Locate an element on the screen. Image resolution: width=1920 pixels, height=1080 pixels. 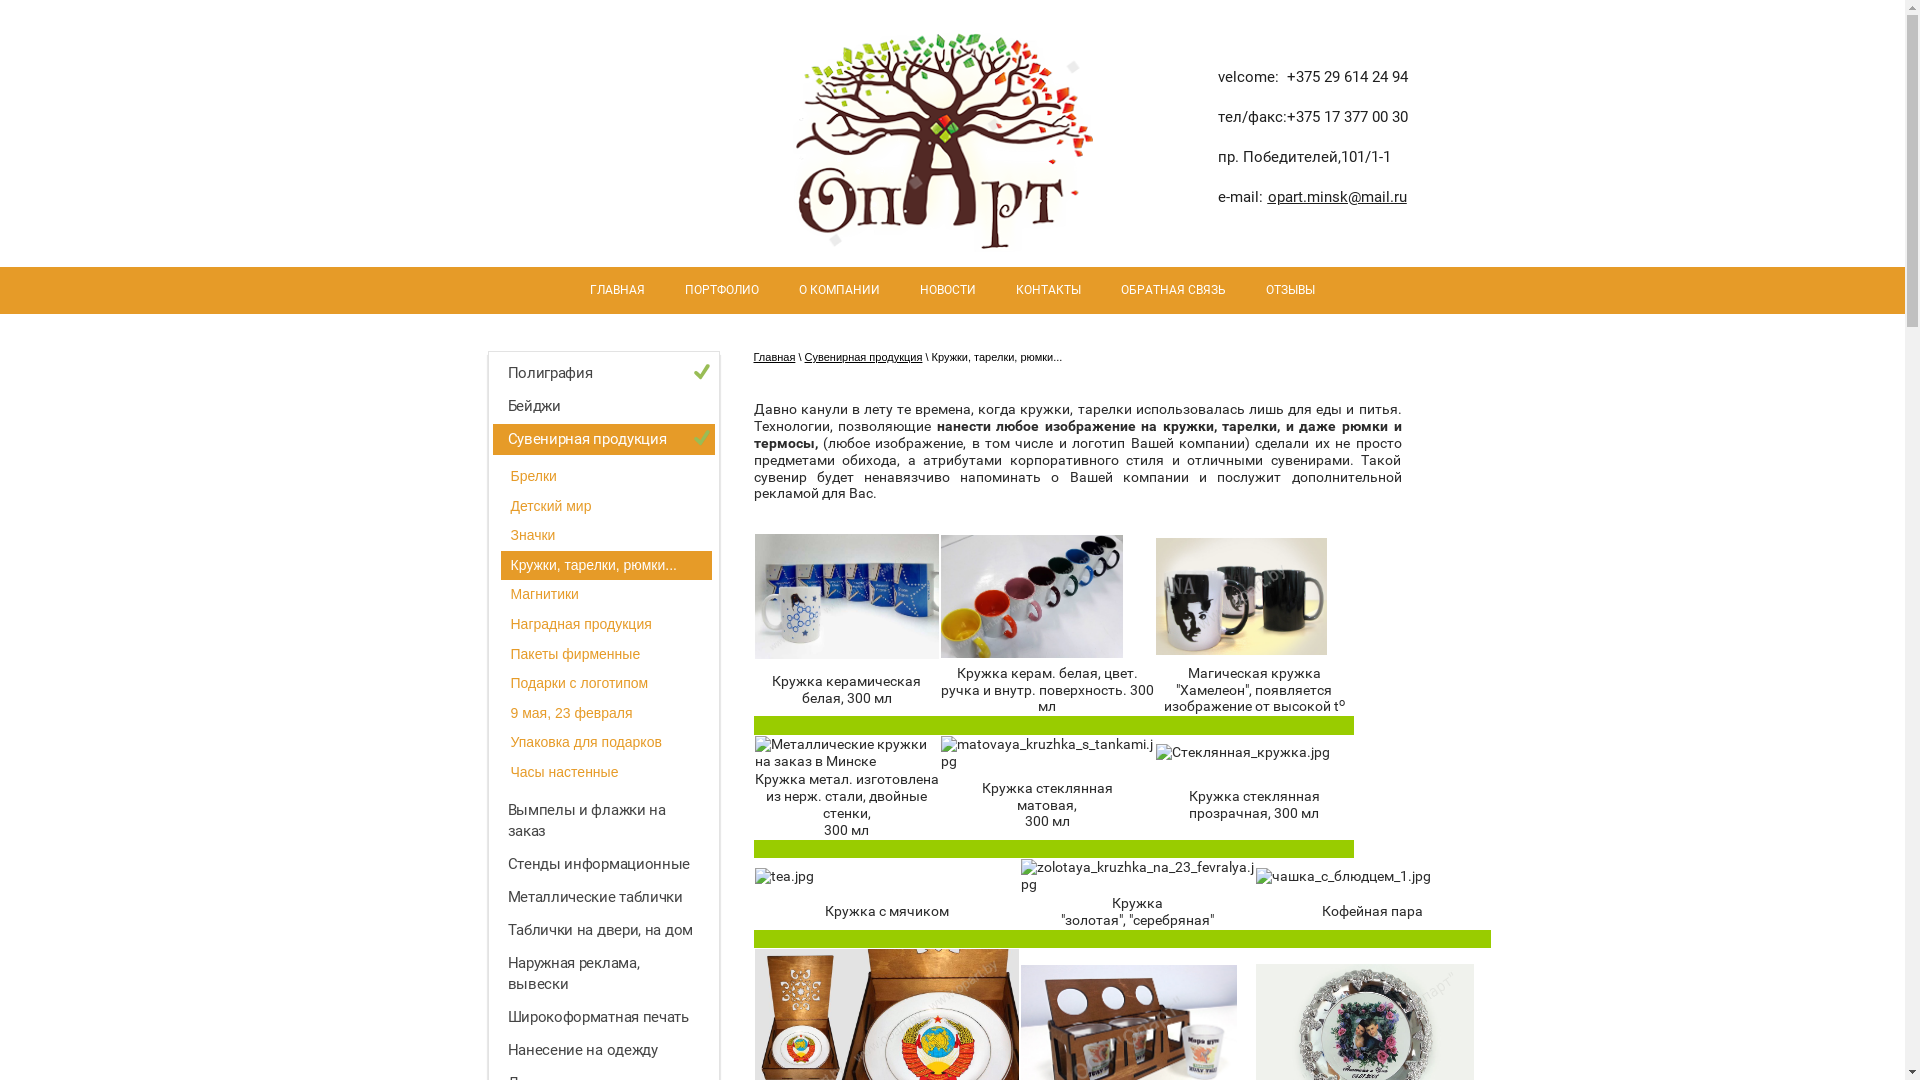
'+375 29 614 24 94' is located at coordinates (1346, 76).